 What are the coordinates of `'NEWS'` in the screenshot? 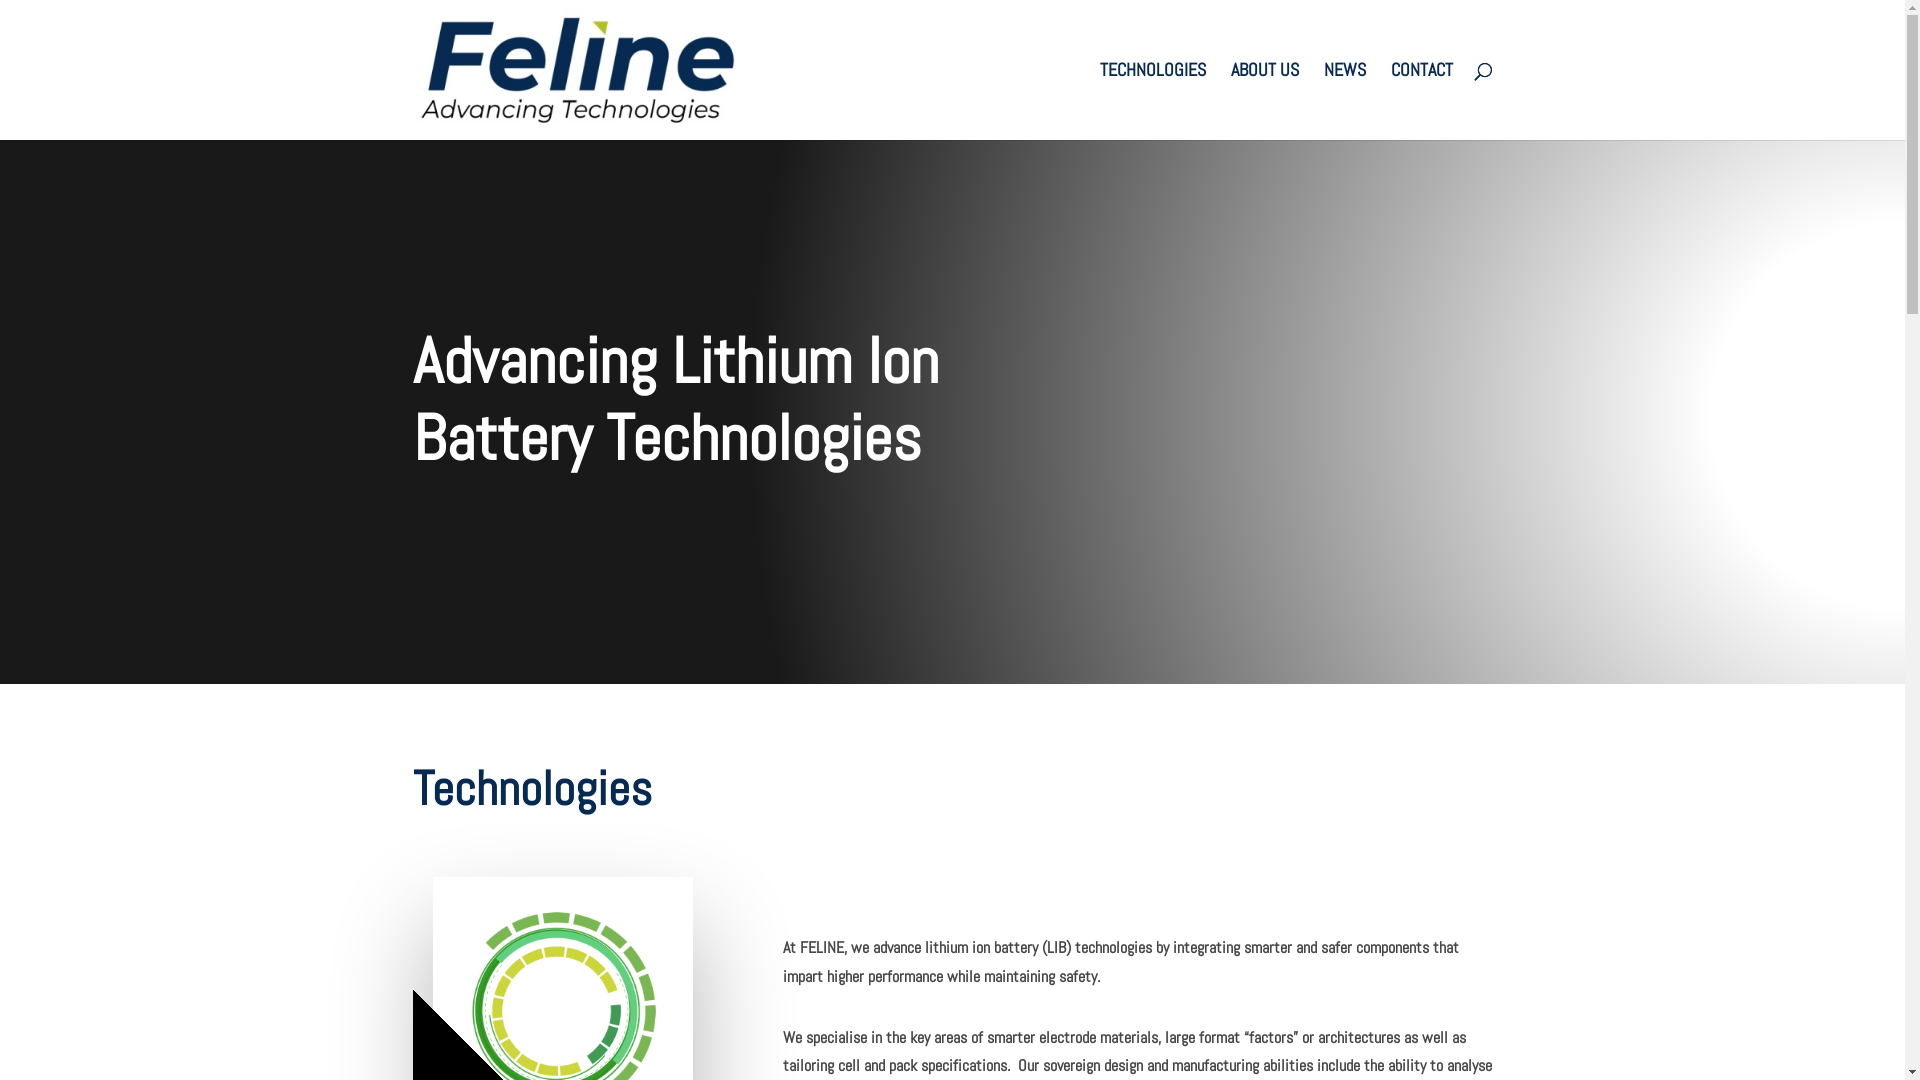 It's located at (1324, 101).